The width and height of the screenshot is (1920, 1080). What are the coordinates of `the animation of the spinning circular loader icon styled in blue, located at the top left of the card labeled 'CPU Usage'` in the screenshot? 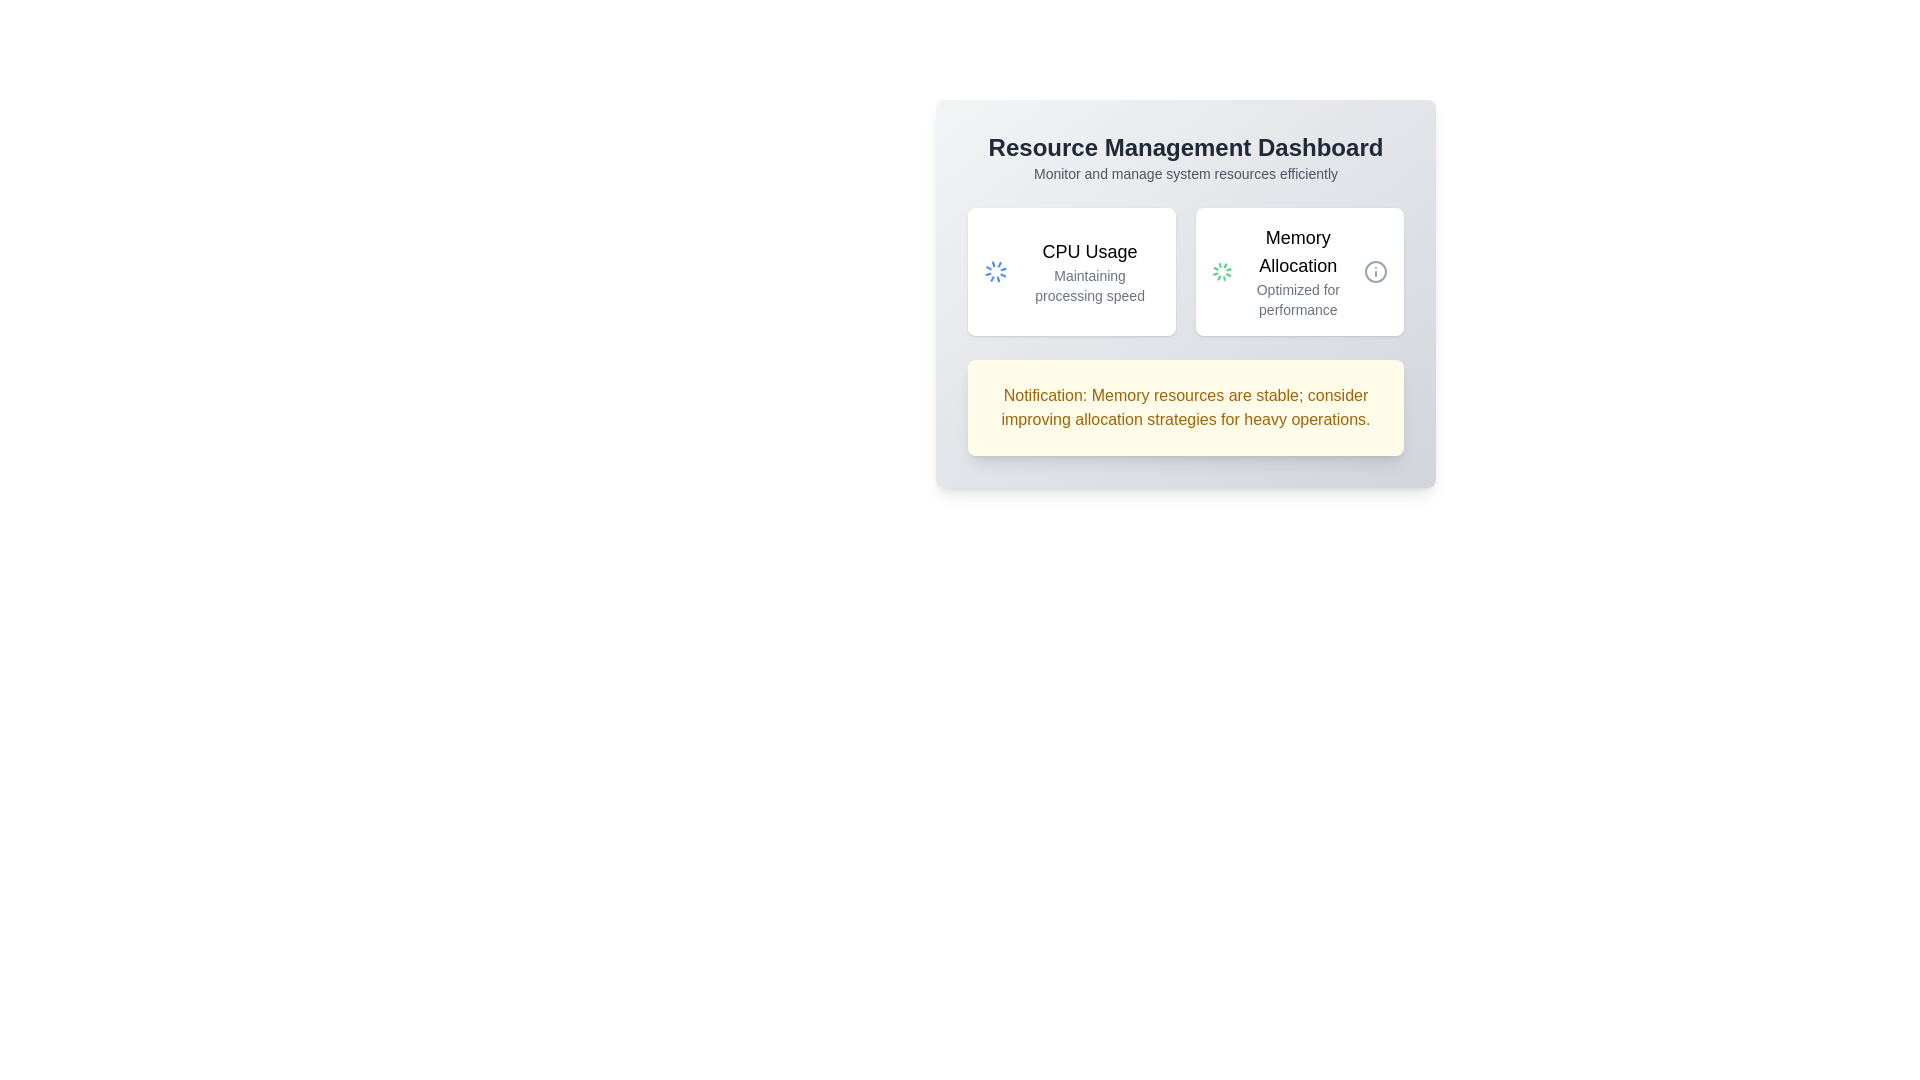 It's located at (996, 272).